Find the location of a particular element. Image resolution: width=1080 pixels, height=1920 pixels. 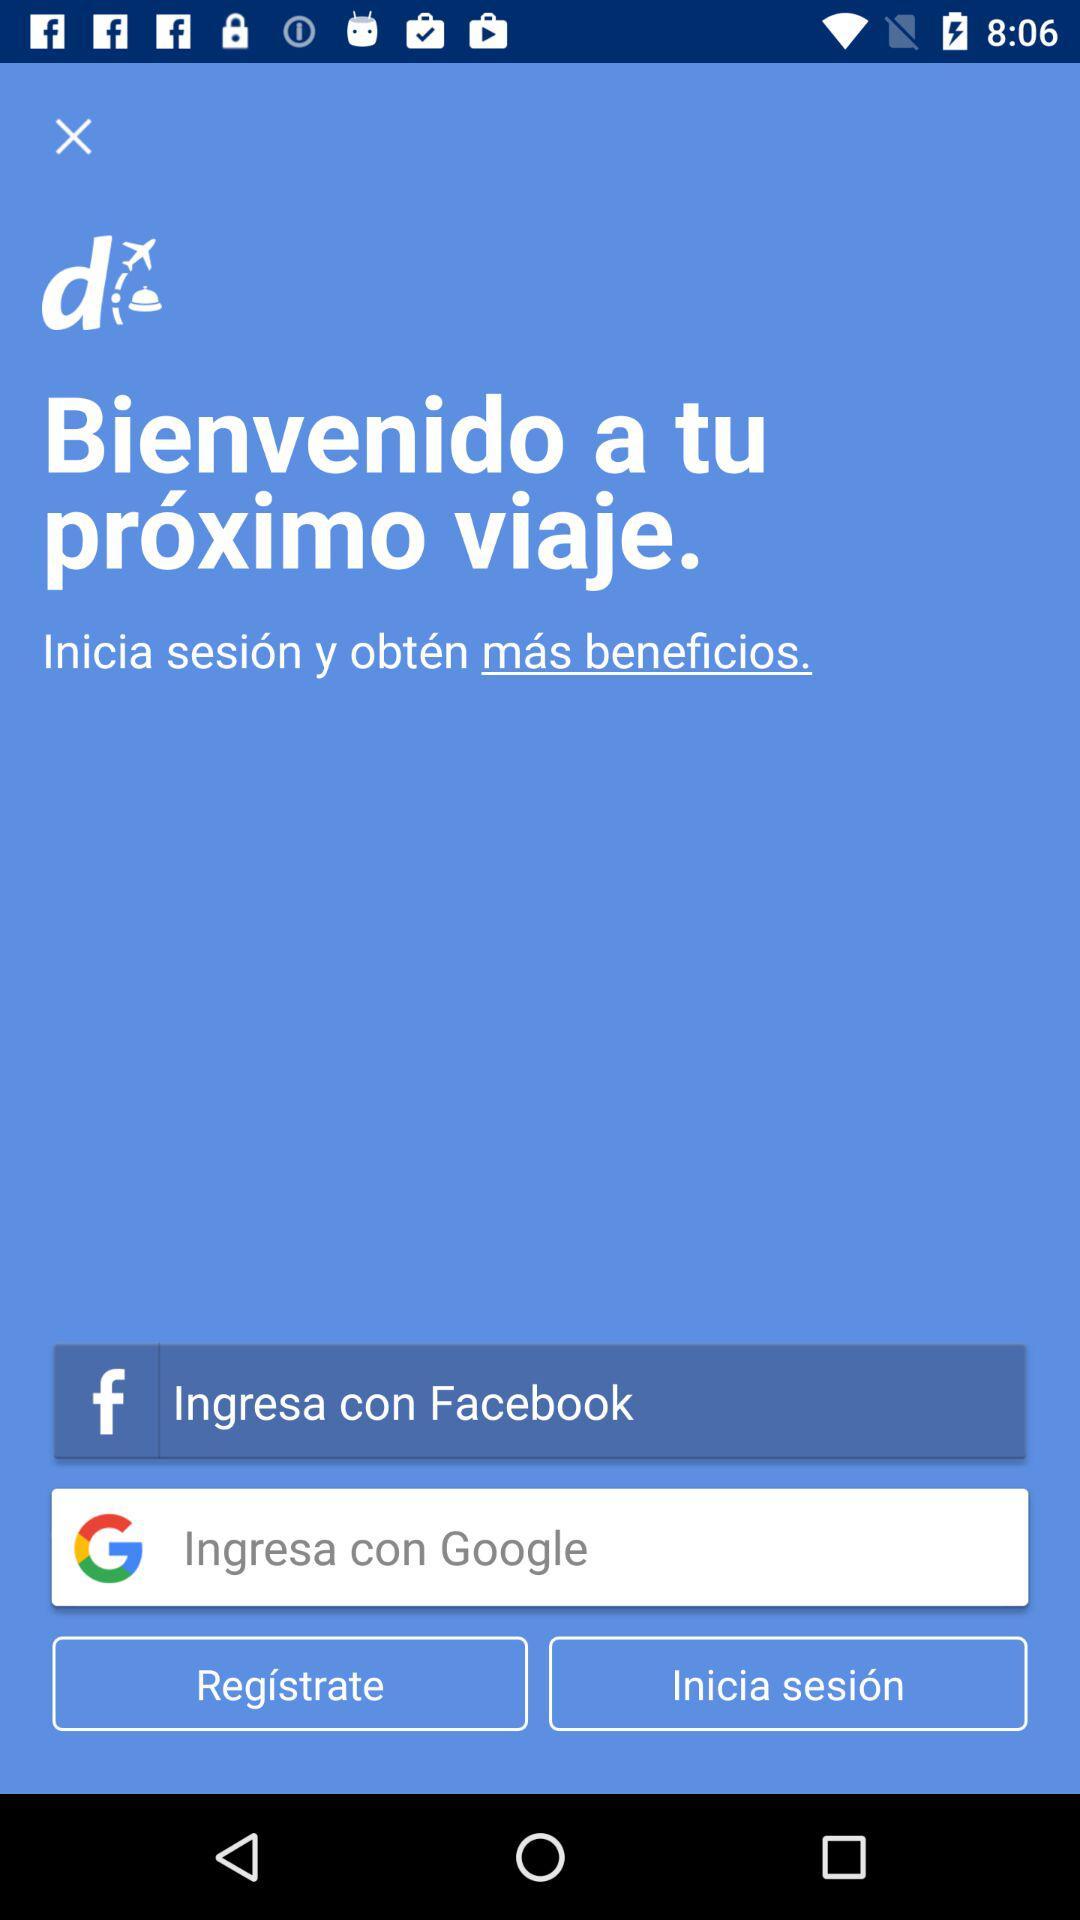

the close icon is located at coordinates (72, 135).